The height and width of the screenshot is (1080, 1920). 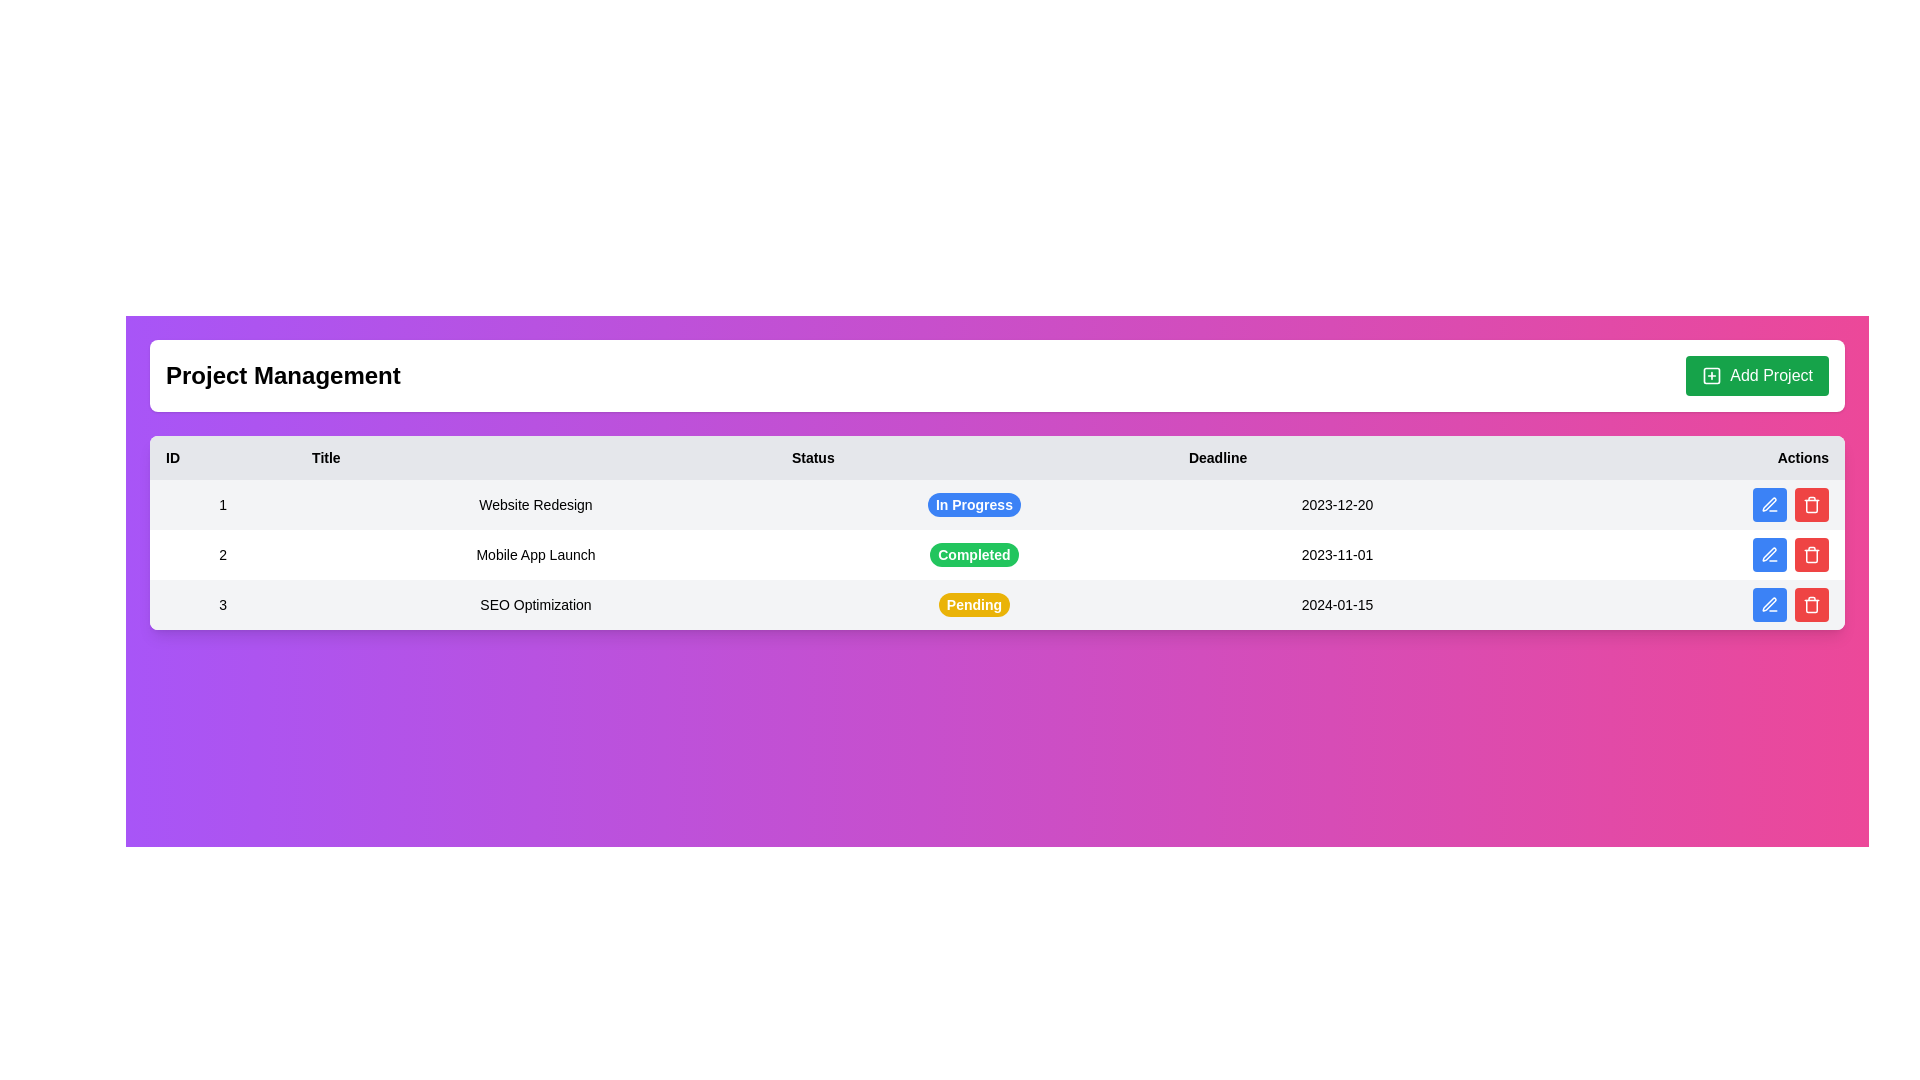 What do you see at coordinates (1811, 605) in the screenshot?
I see `the trash can icon representing the delete functionality in the 'Actions' column of the third row for the 'SEO Optimization' project` at bounding box center [1811, 605].